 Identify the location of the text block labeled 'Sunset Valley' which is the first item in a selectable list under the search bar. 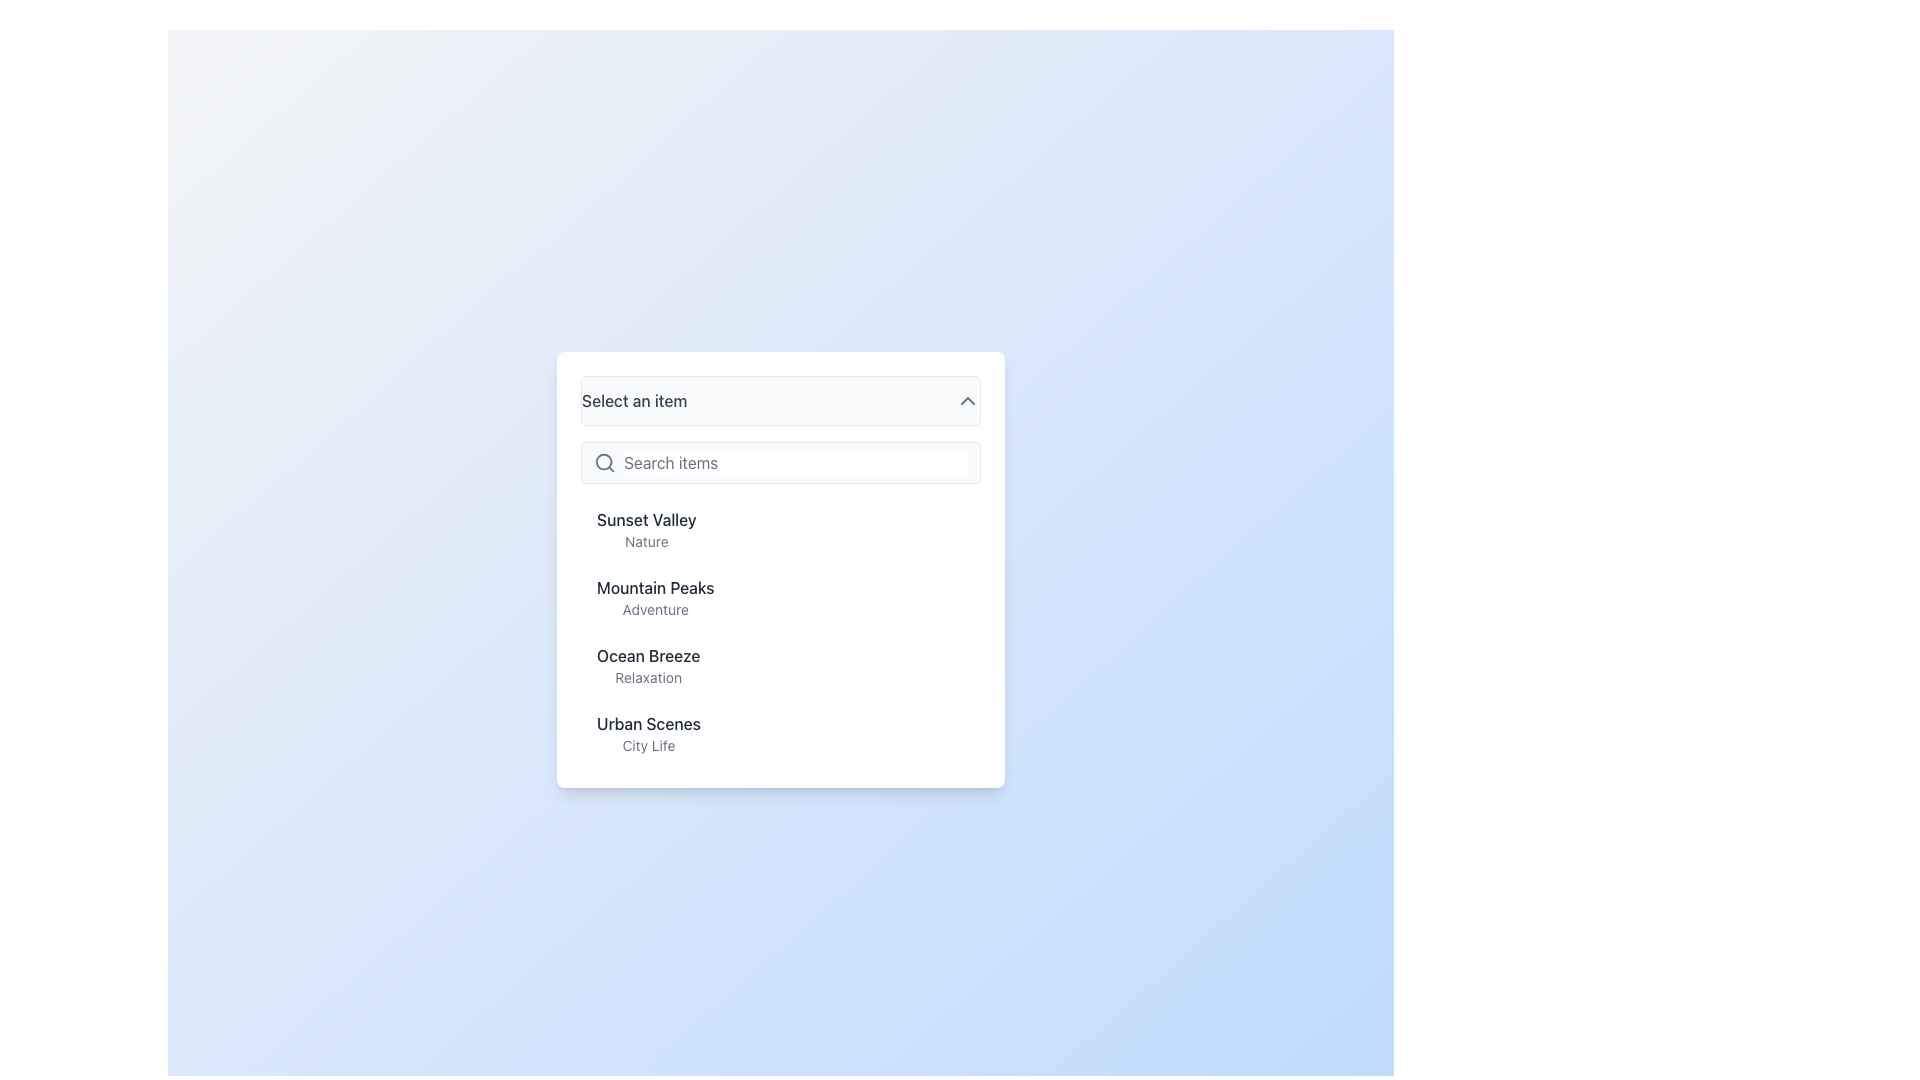
(646, 528).